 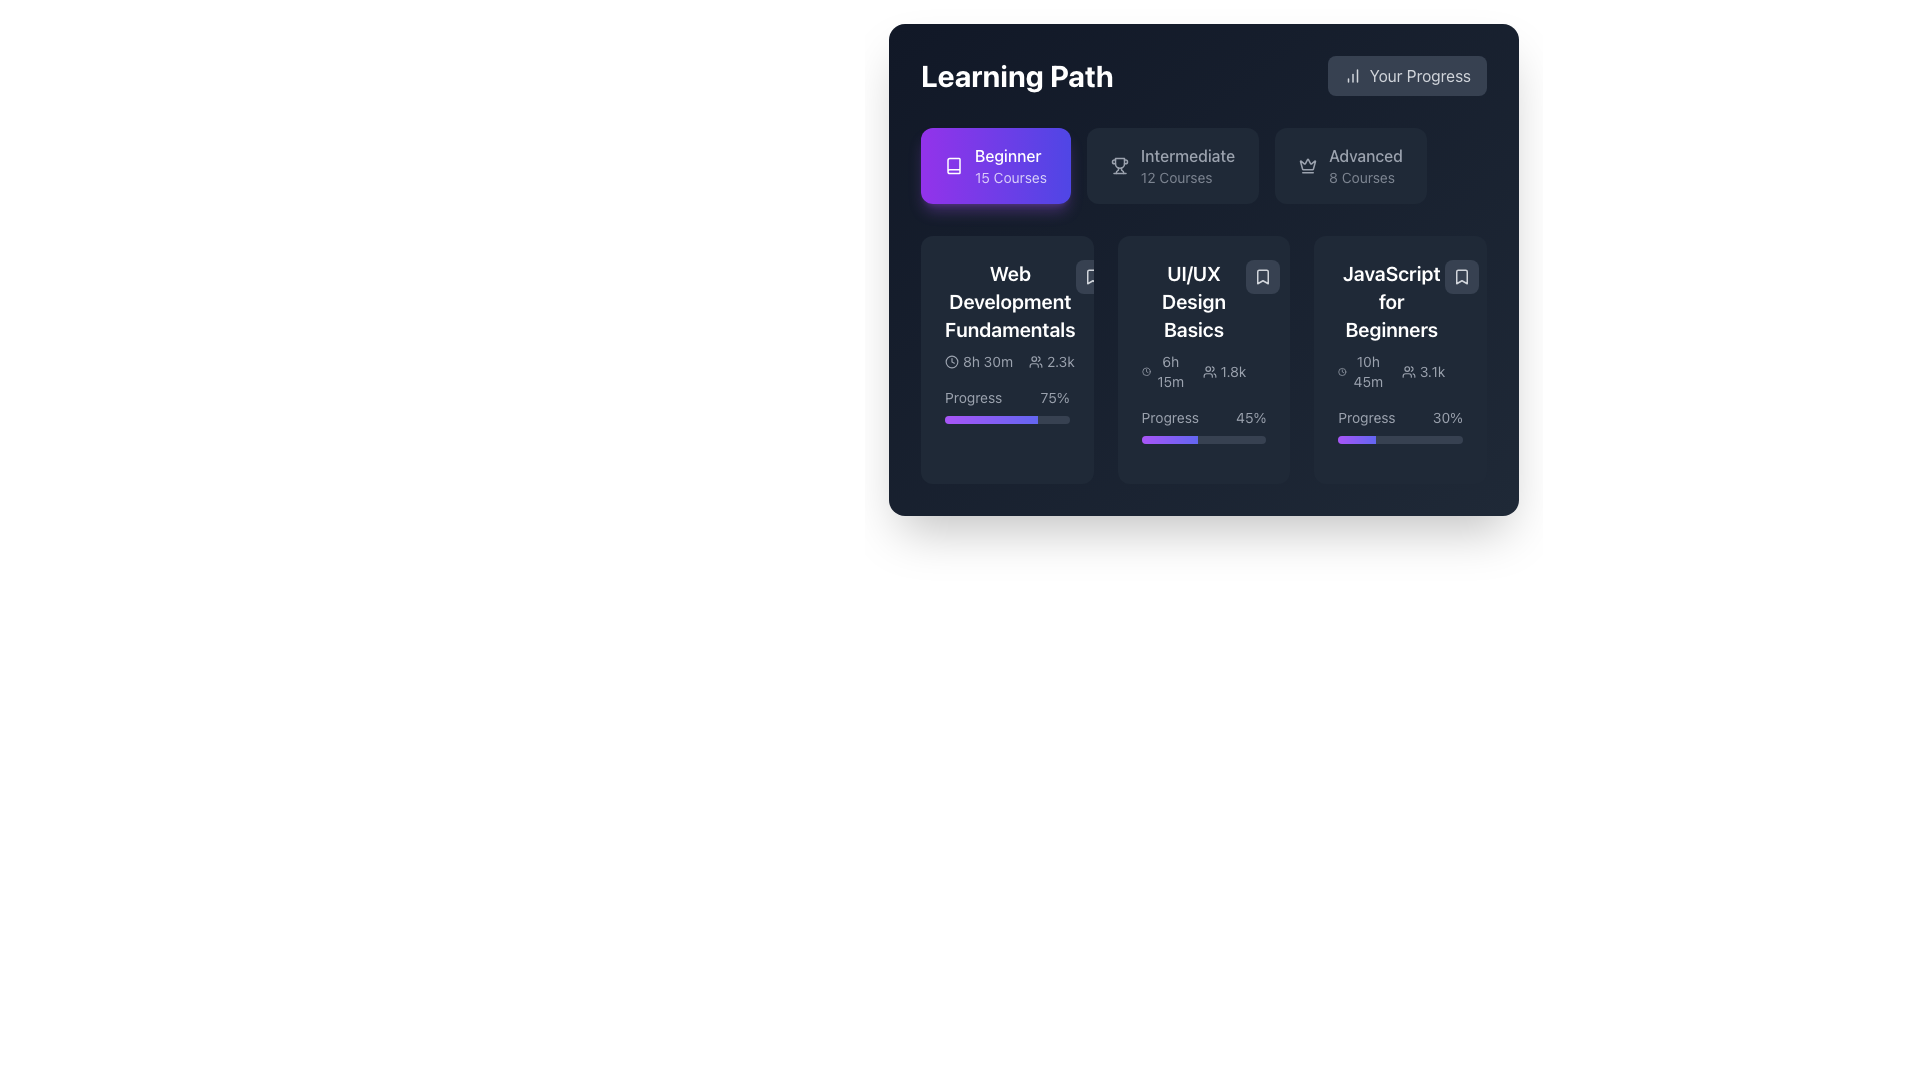 I want to click on the small clock icon next to the text '8h 30m', so click(x=950, y=362).